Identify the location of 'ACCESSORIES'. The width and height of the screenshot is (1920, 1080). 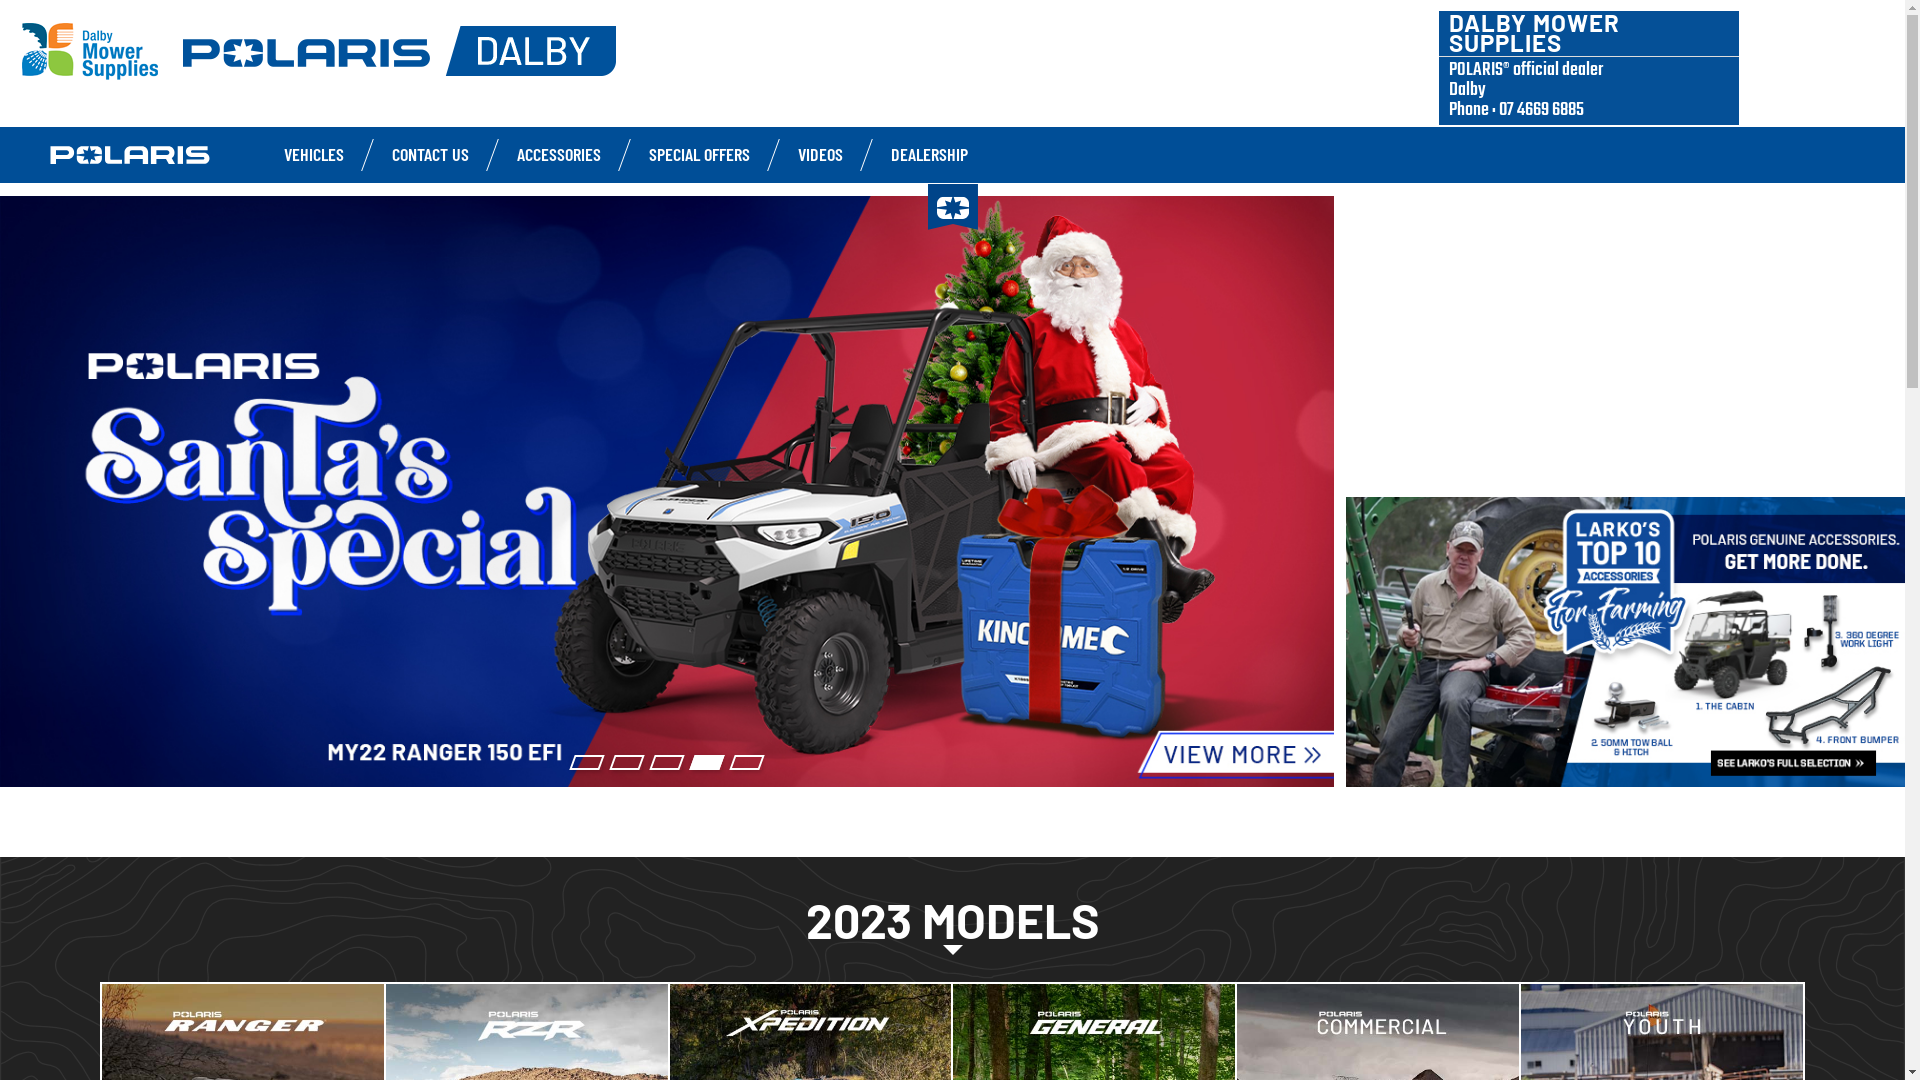
(558, 153).